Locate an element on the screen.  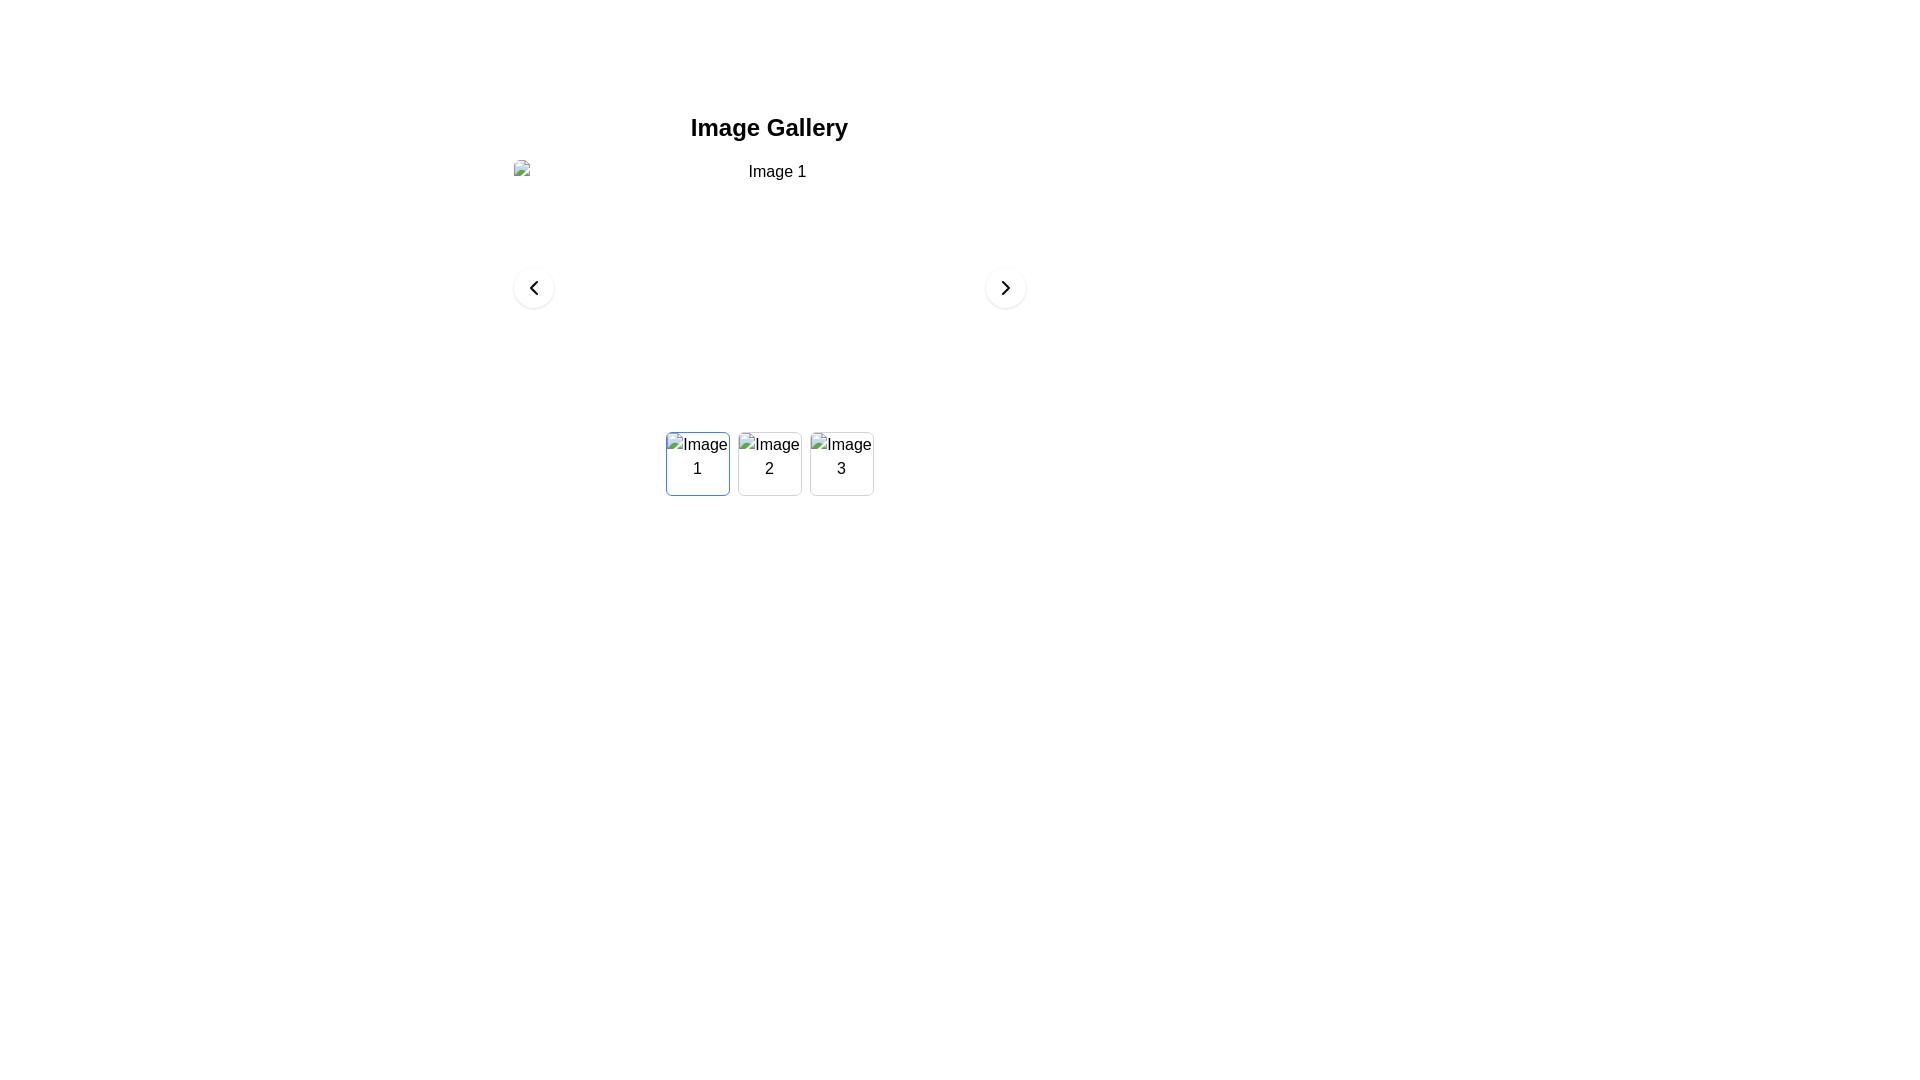
the leftward-pointing chevron arrow icon within the circular button is located at coordinates (533, 288).